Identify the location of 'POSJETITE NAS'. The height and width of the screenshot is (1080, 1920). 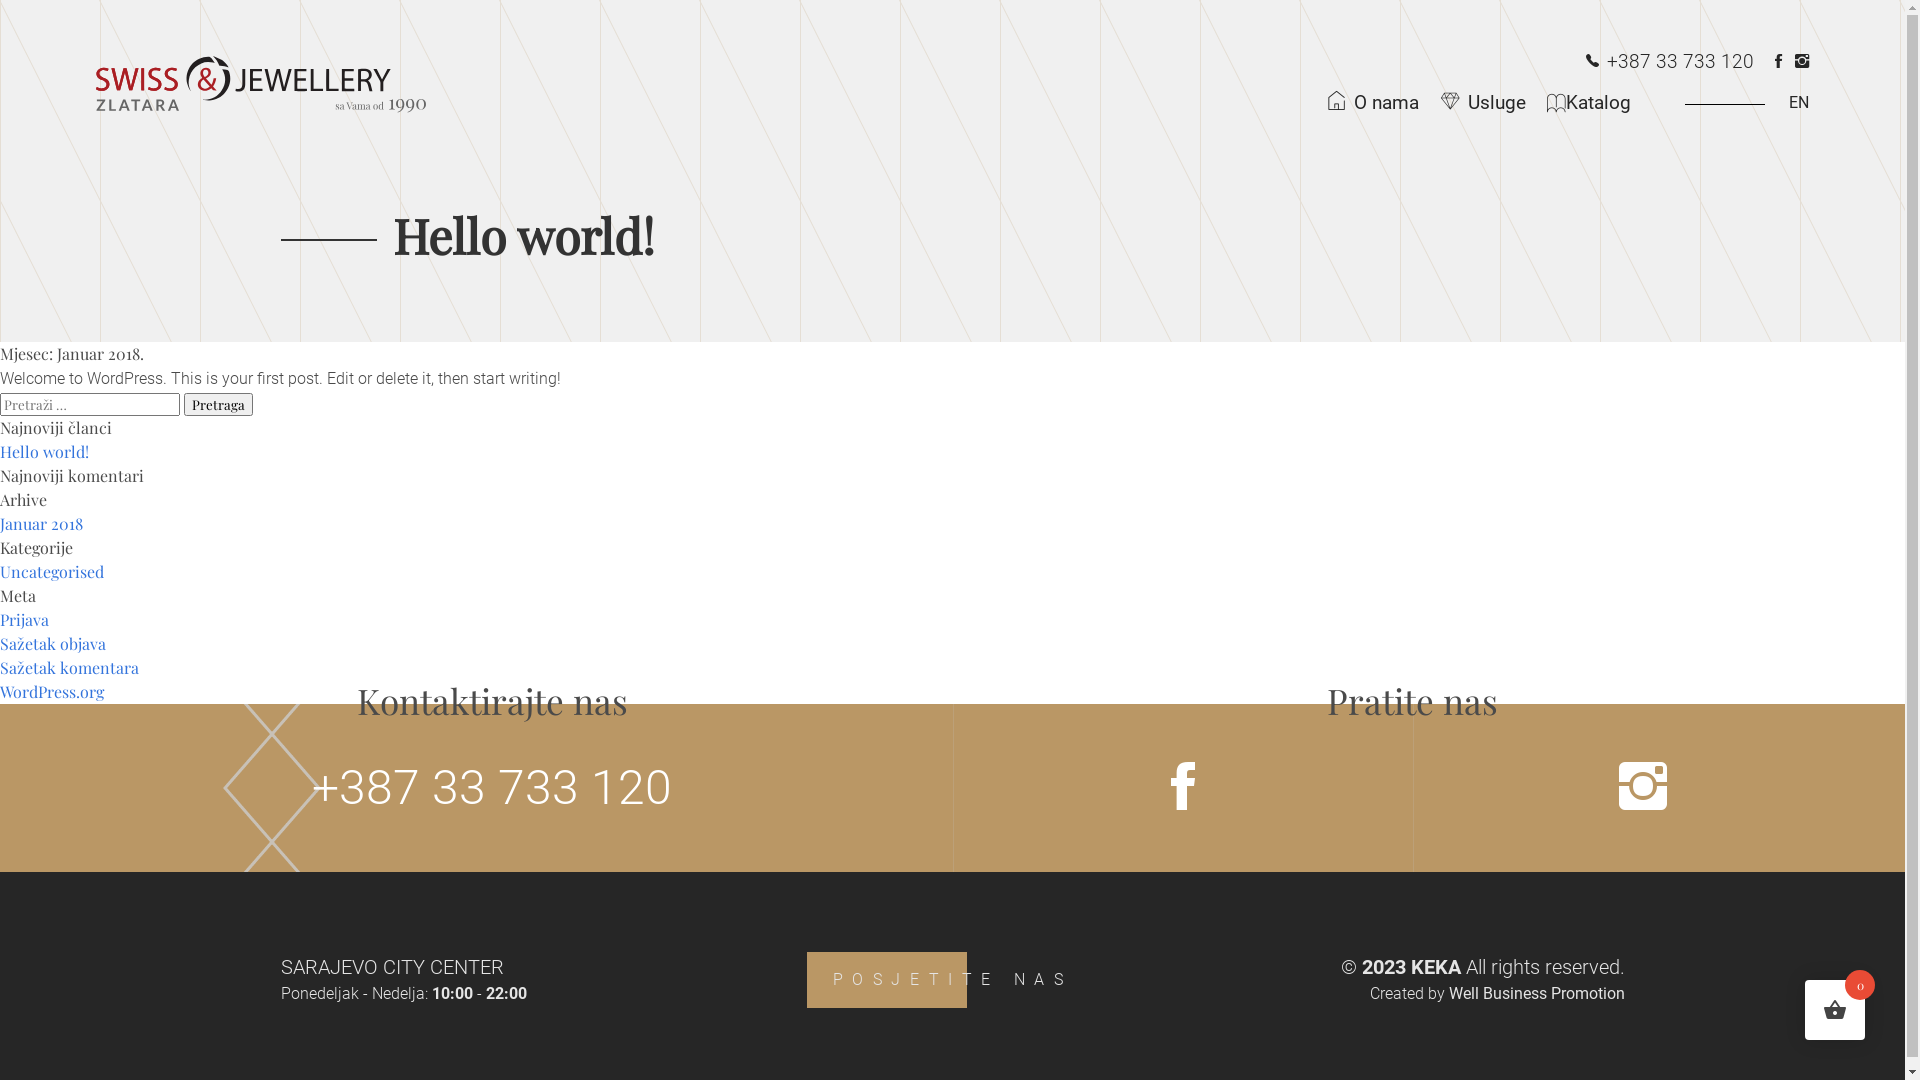
(806, 978).